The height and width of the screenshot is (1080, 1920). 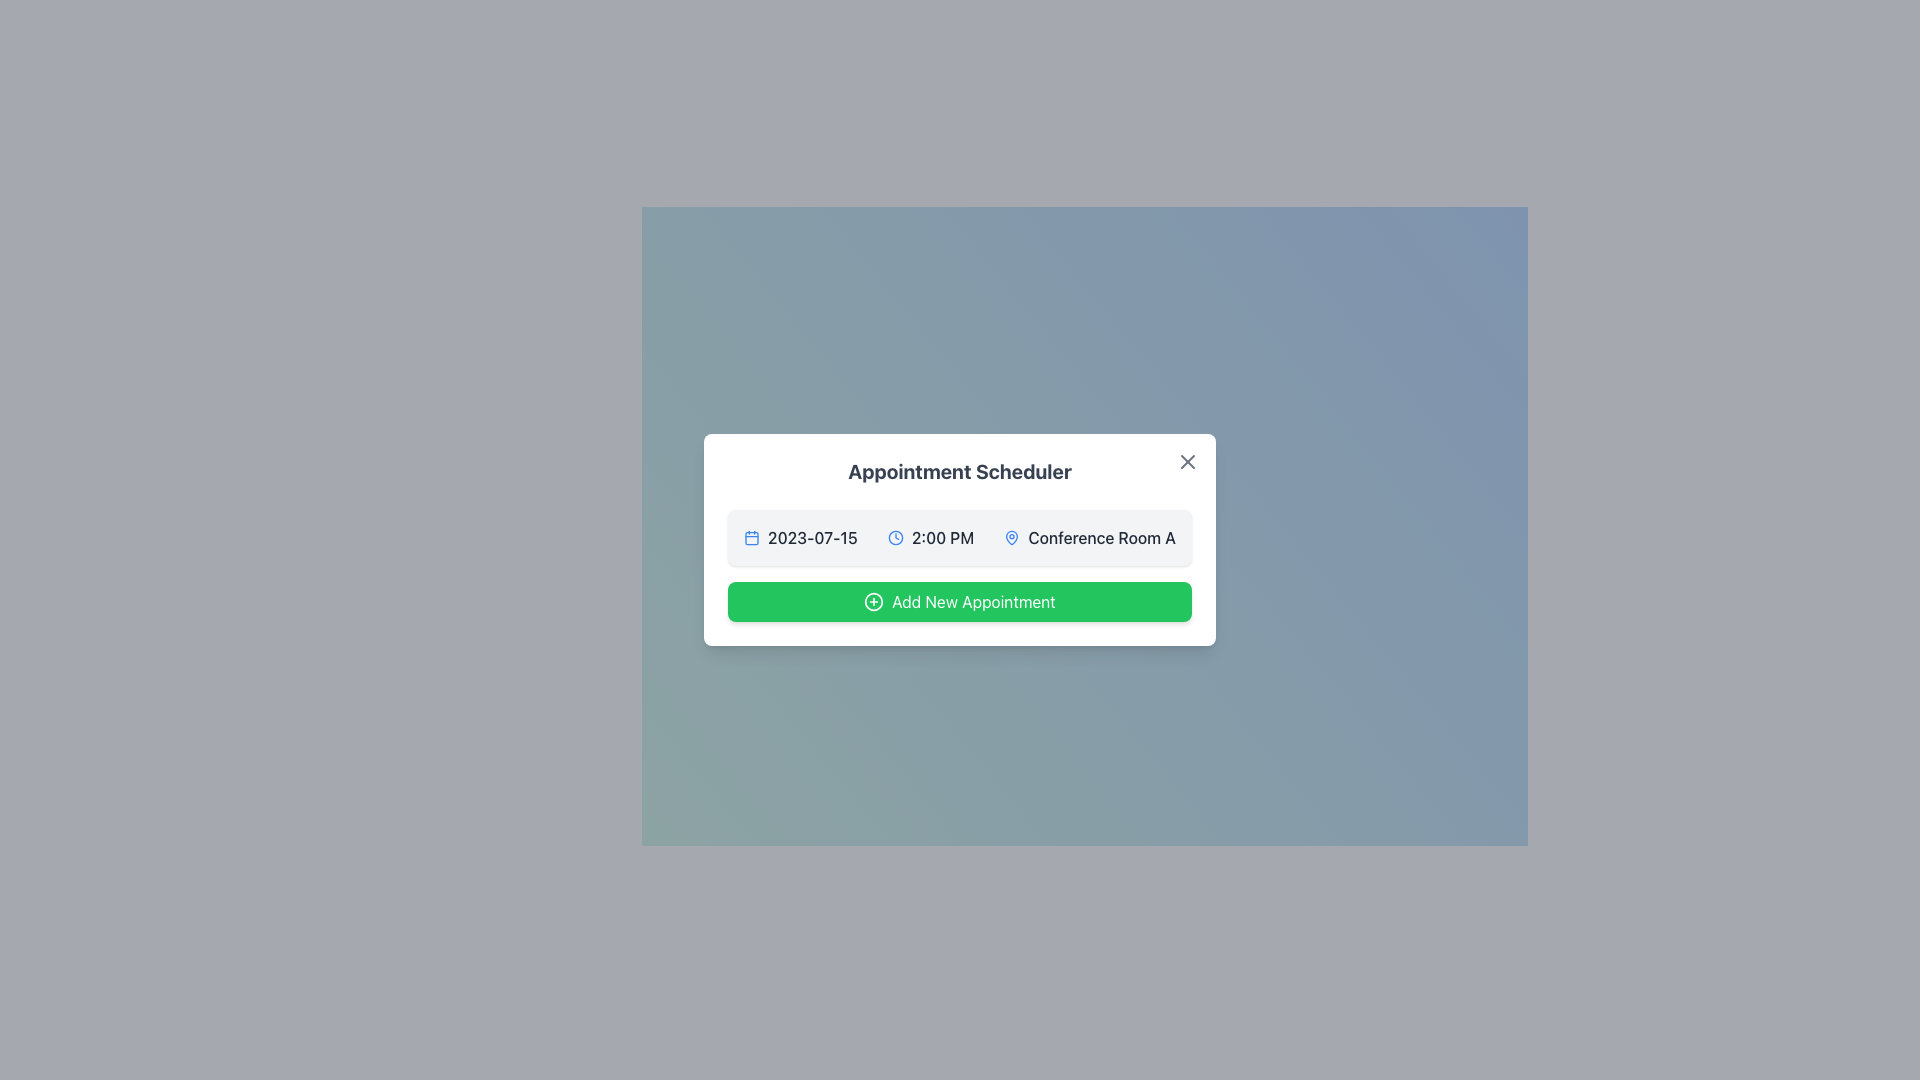 I want to click on the button located below the text content to initiate the process of adding a new appointment, so click(x=960, y=600).